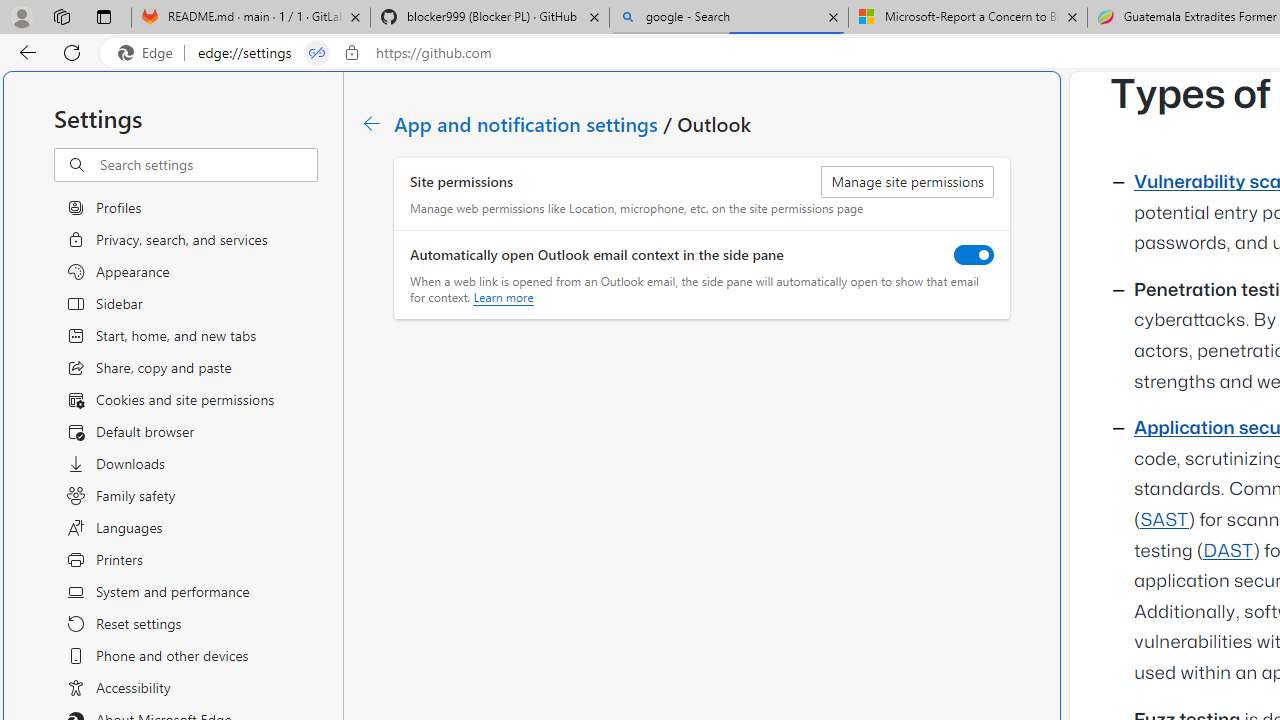 This screenshot has width=1280, height=720. Describe the element at coordinates (906, 182) in the screenshot. I see `'Manage site permissions'` at that location.